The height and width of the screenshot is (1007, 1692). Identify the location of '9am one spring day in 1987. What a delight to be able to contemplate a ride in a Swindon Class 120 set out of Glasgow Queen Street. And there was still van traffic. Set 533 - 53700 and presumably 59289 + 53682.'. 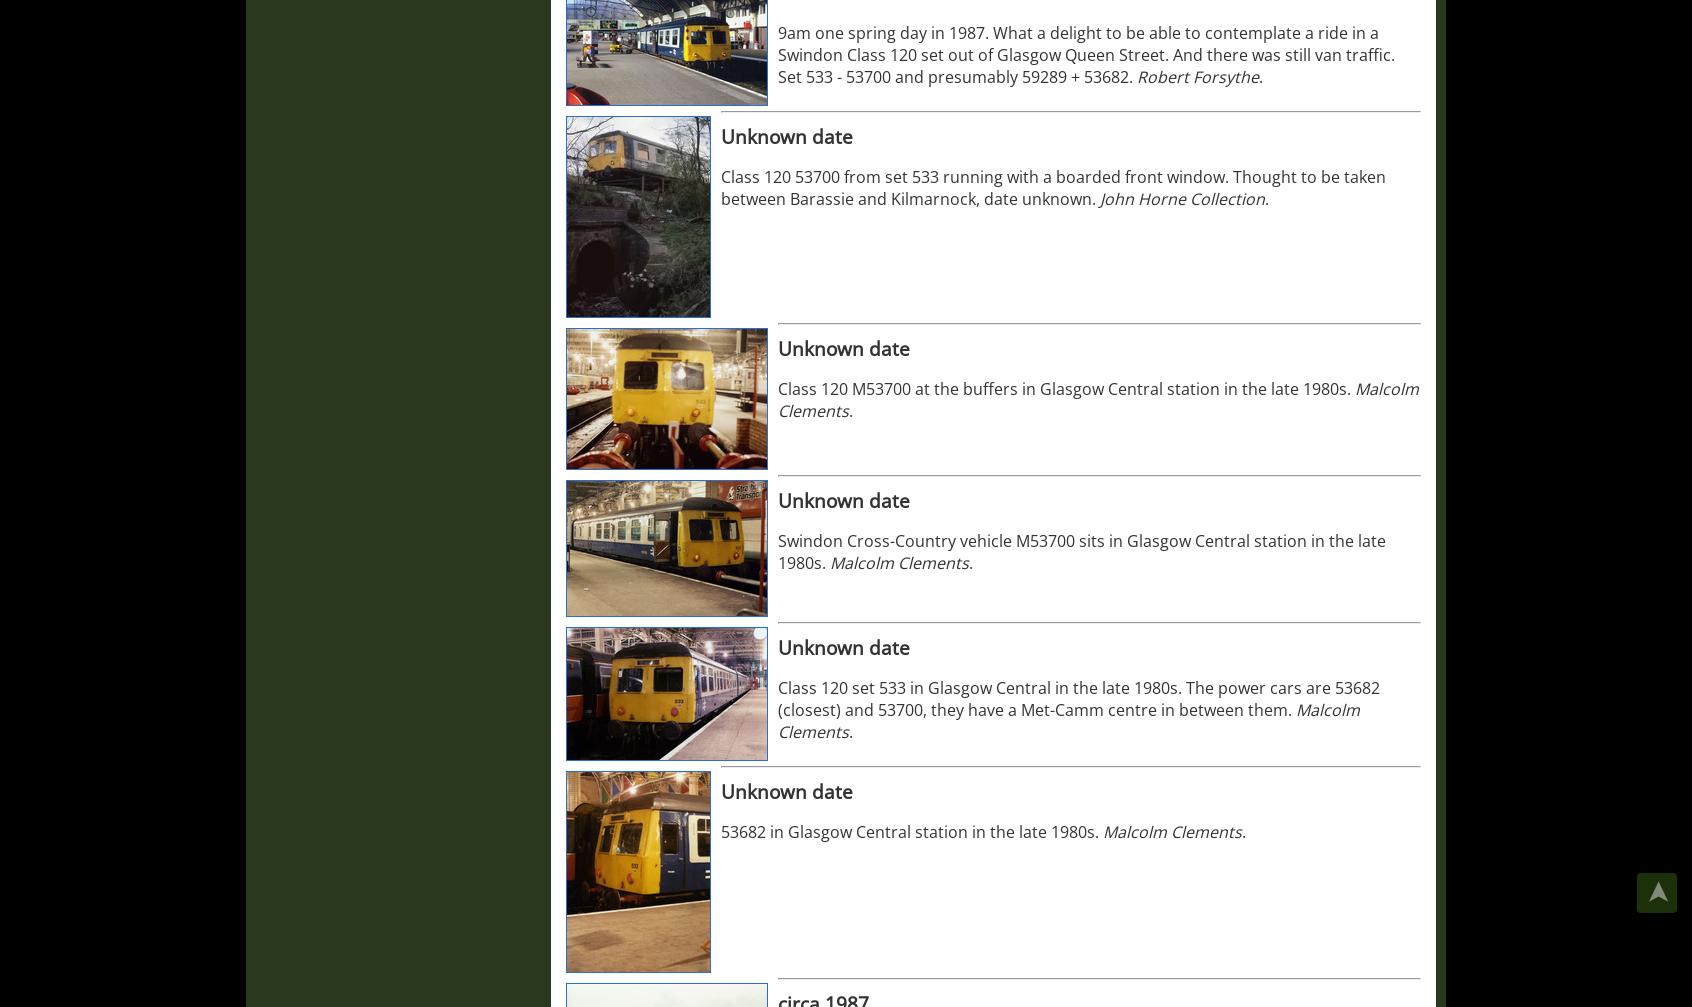
(1086, 54).